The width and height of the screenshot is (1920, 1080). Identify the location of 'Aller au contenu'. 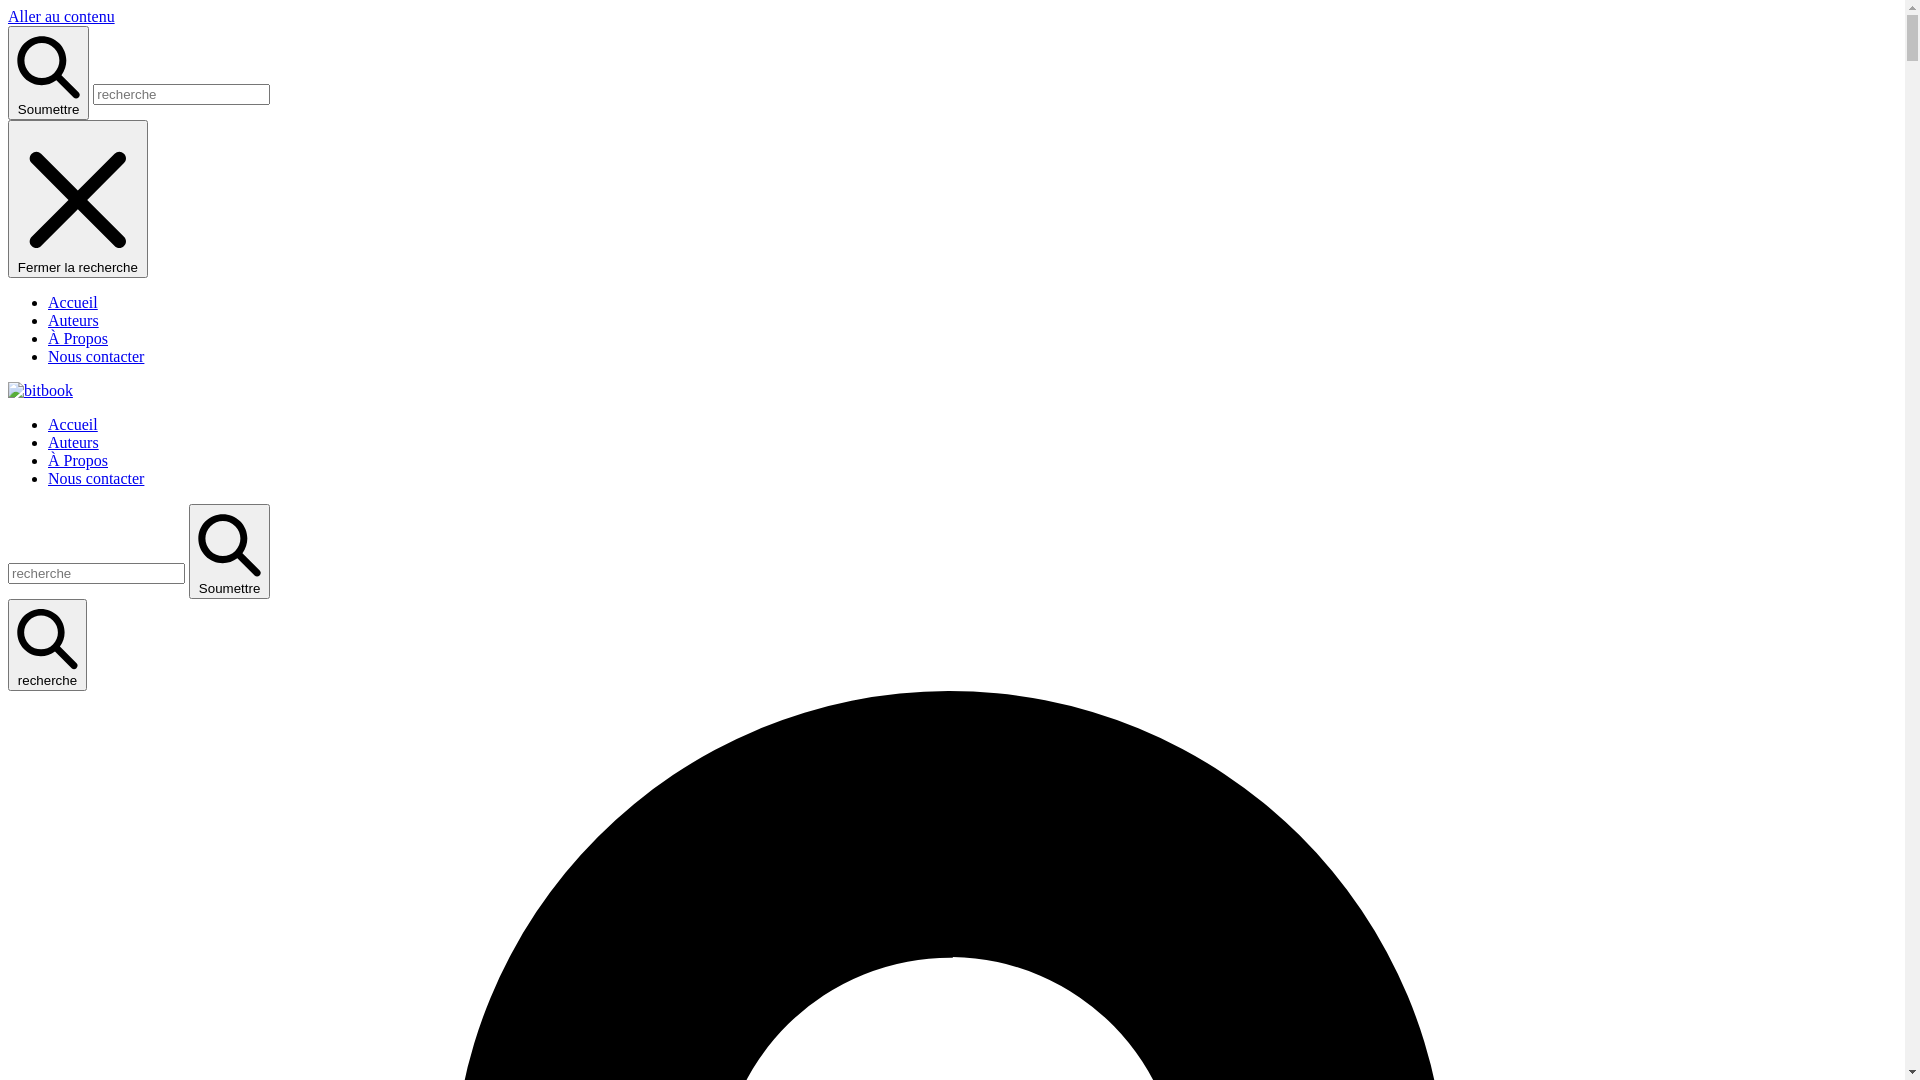
(61, 16).